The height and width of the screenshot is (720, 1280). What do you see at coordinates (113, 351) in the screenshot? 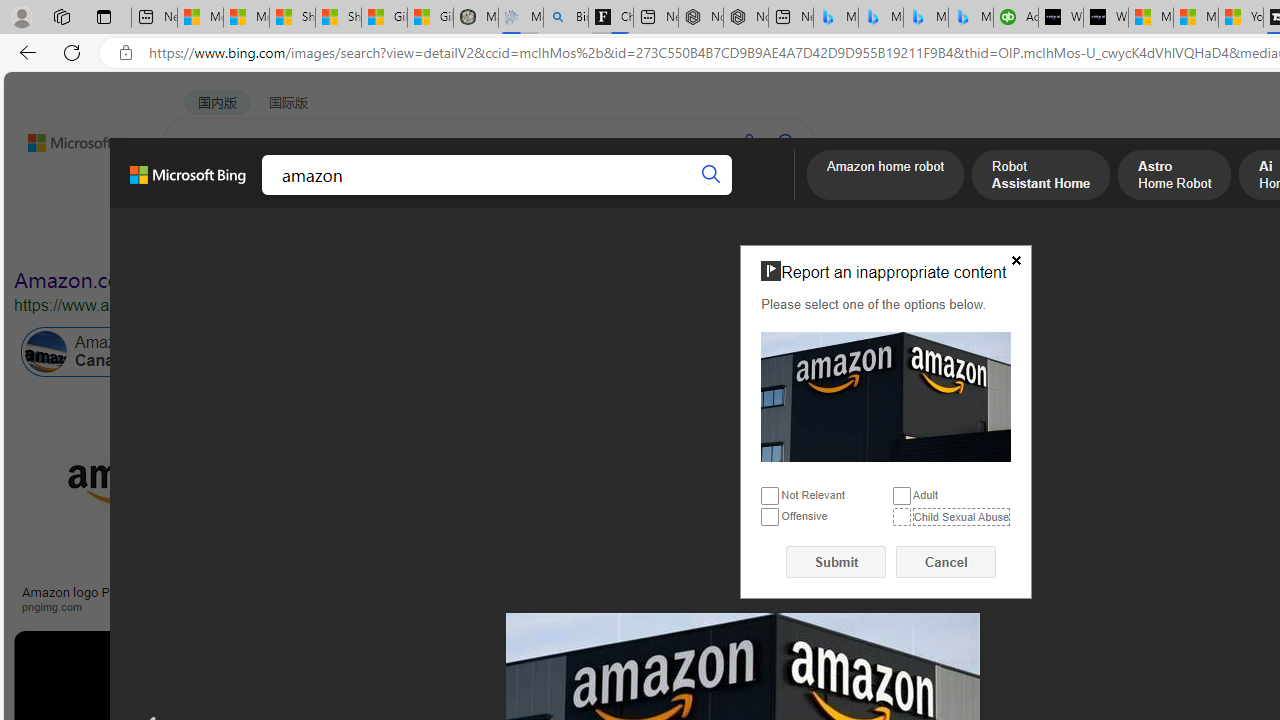
I see `'Amazon Canada Online'` at bounding box center [113, 351].